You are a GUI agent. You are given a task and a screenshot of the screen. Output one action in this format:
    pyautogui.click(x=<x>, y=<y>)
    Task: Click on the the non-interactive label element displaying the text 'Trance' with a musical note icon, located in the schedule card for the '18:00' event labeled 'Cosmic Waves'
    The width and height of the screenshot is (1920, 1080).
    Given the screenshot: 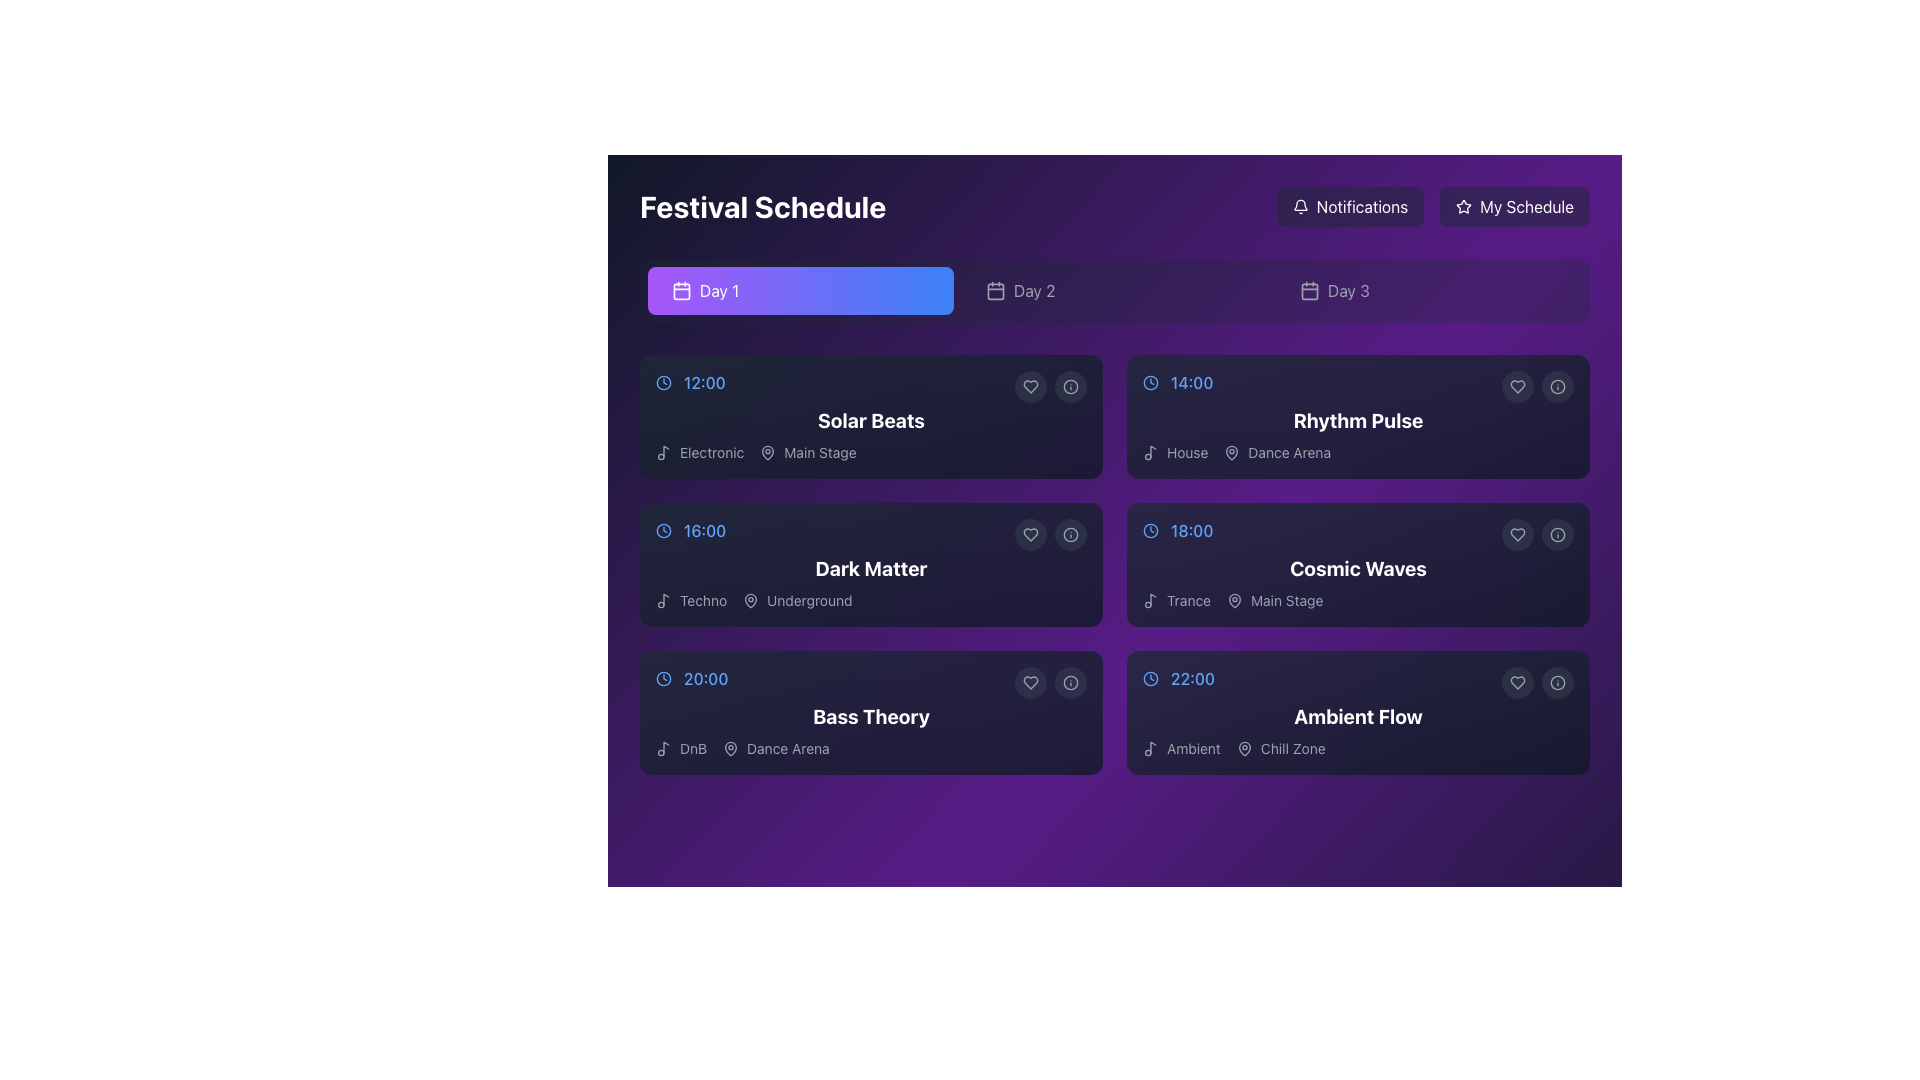 What is the action you would take?
    pyautogui.click(x=1176, y=600)
    